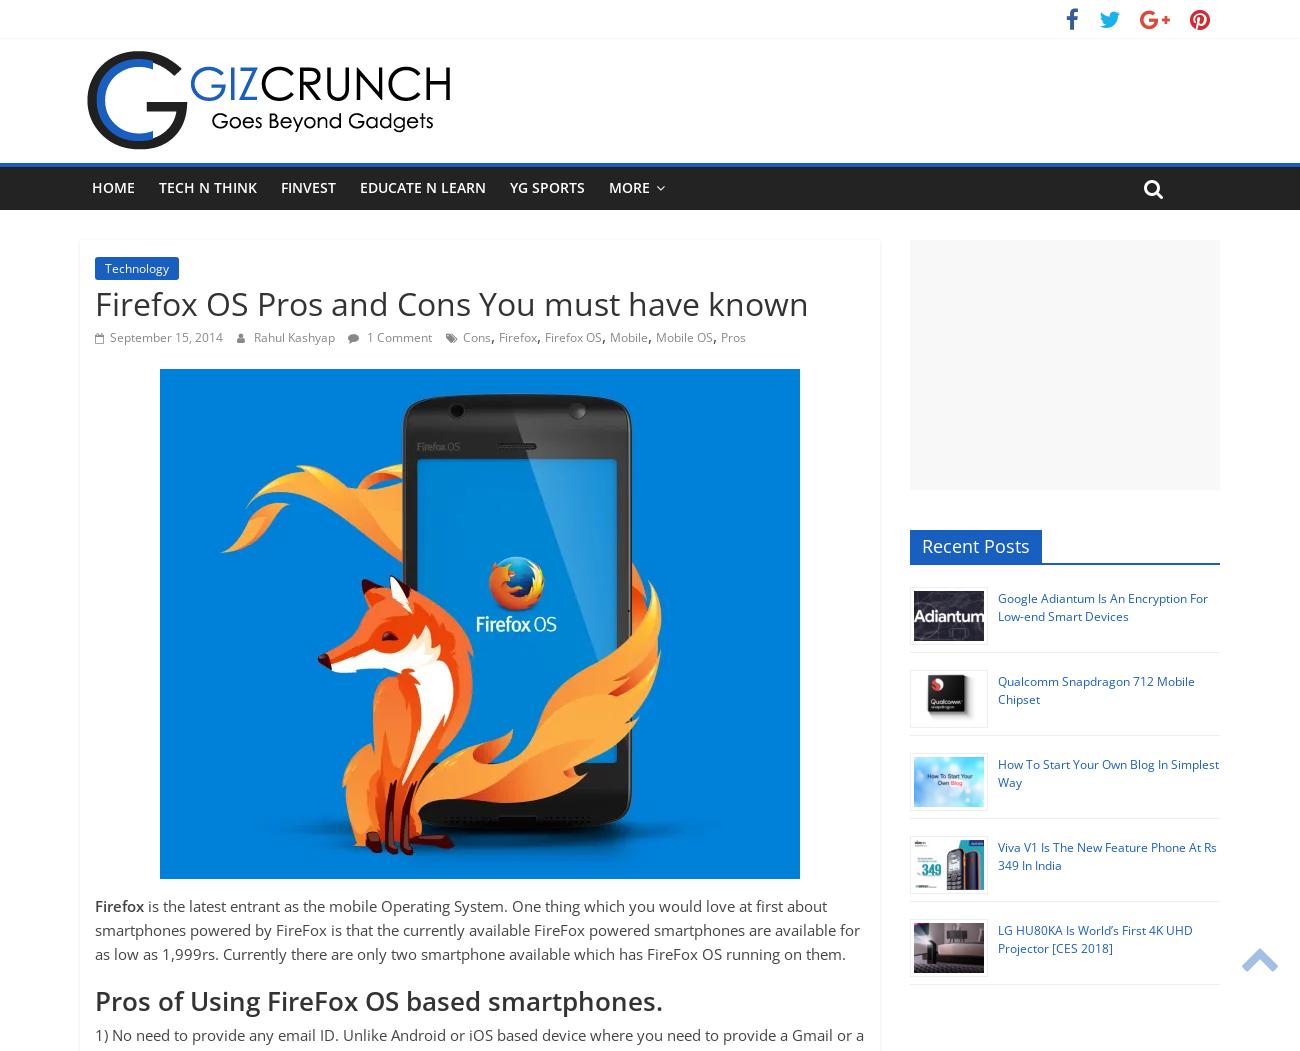 This screenshot has width=1300, height=1051. Describe the element at coordinates (975, 544) in the screenshot. I see `'Recent Posts'` at that location.